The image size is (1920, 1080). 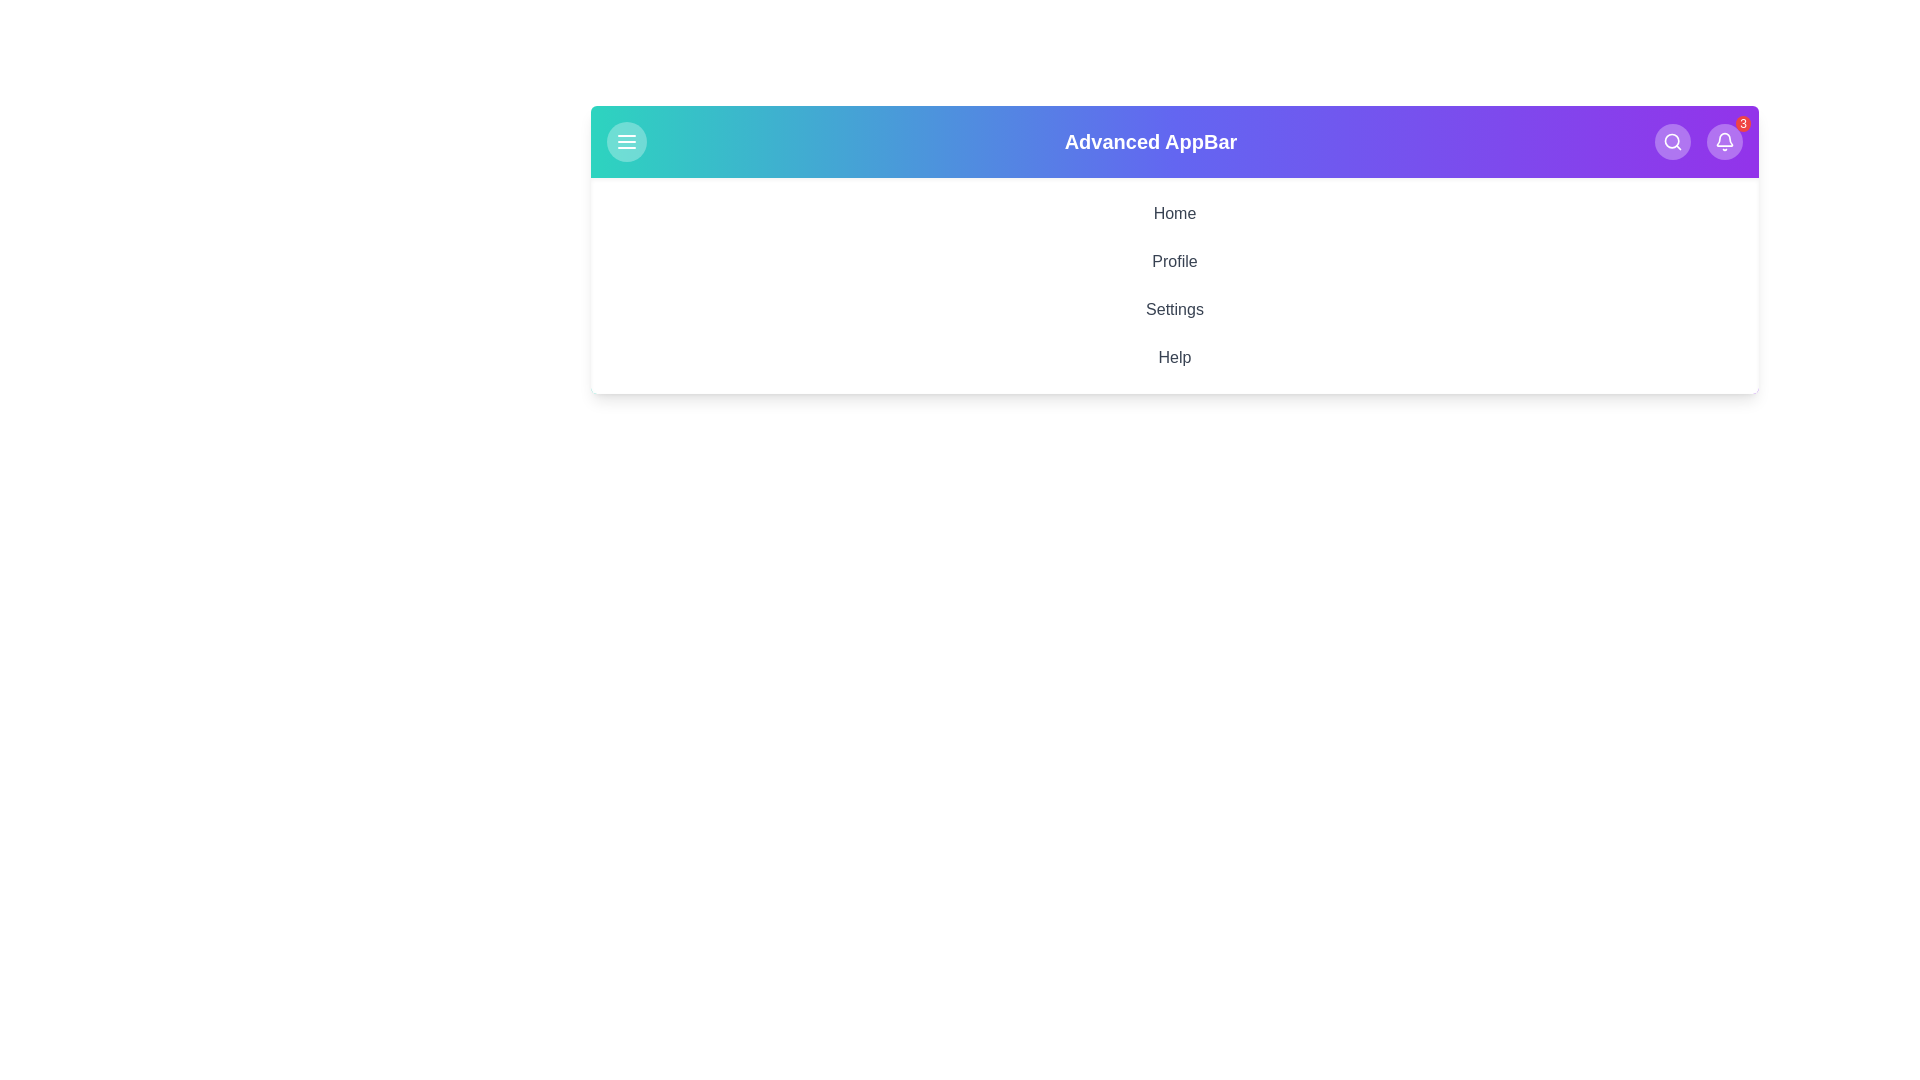 I want to click on the search button in the top right corner of the app bar, so click(x=1672, y=141).